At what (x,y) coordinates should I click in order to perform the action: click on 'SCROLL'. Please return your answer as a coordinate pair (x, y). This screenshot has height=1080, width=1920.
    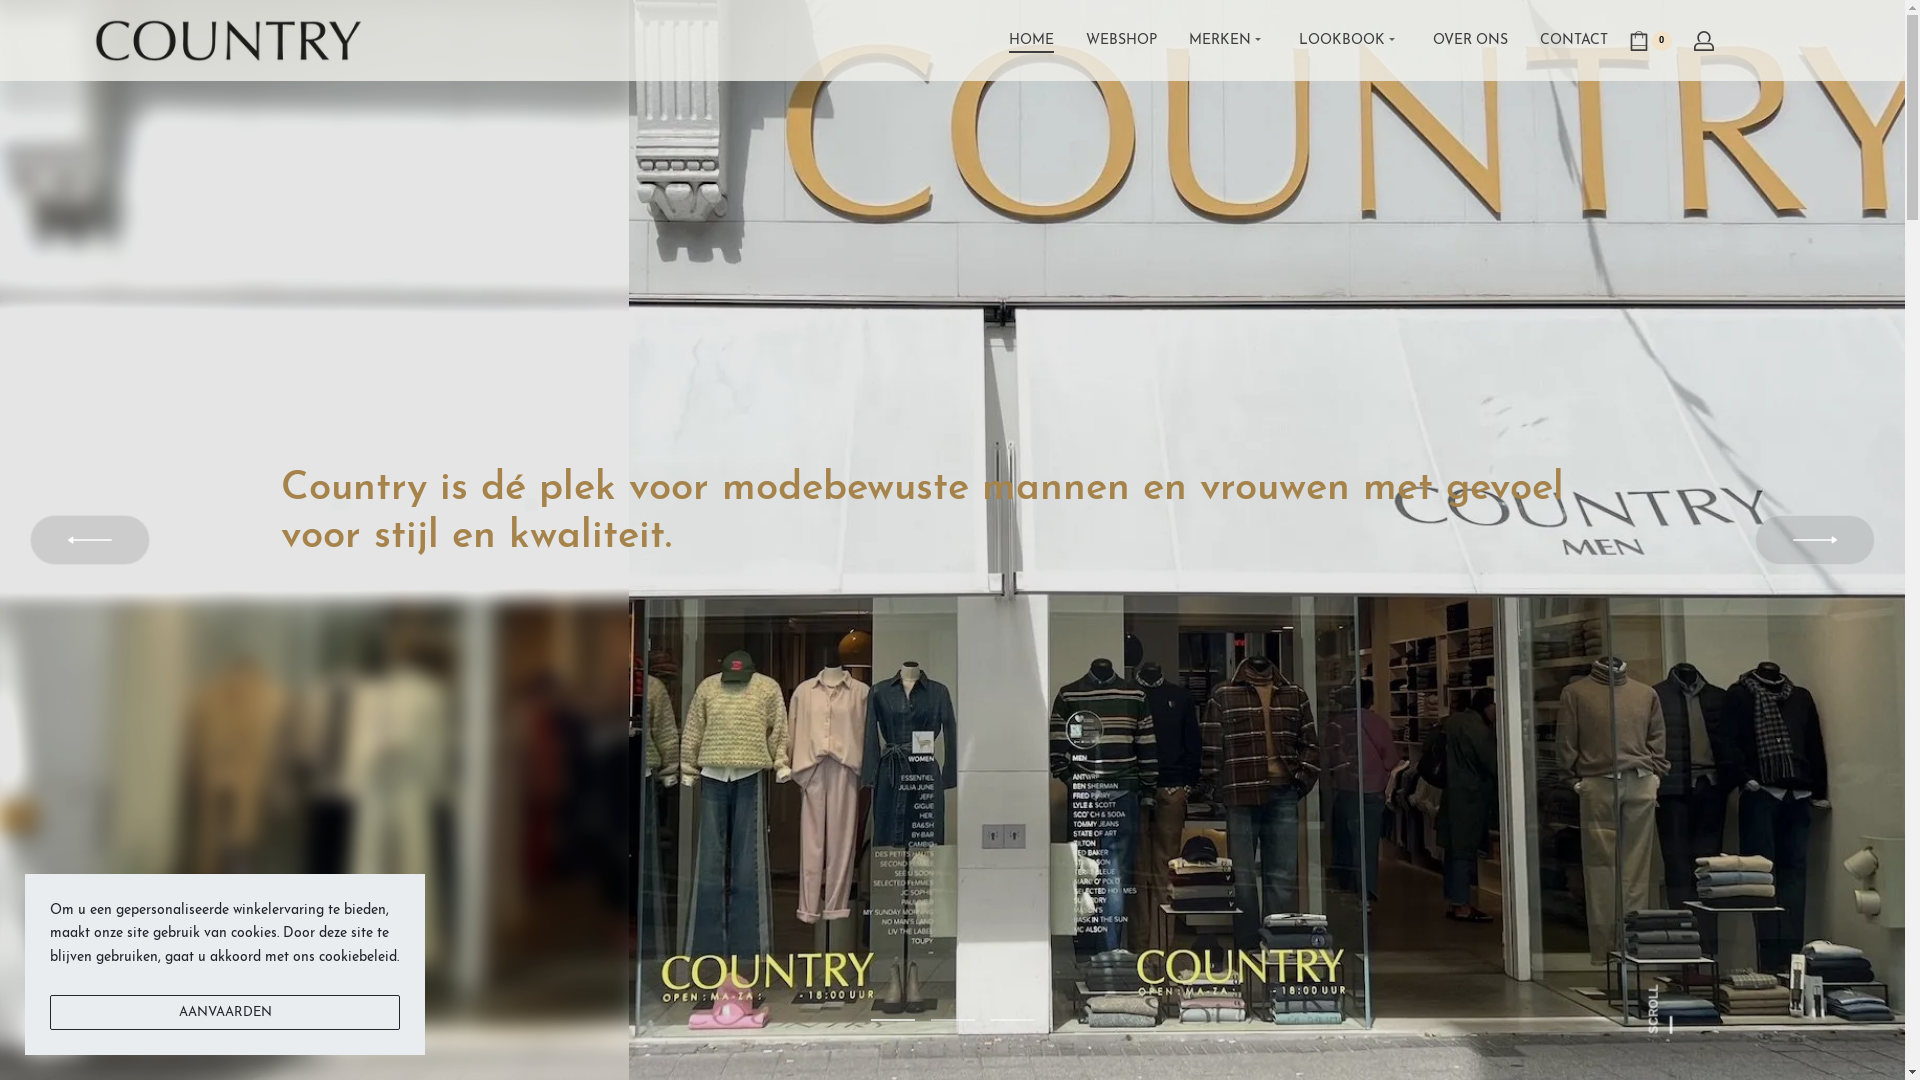
    Looking at the image, I should click on (1672, 995).